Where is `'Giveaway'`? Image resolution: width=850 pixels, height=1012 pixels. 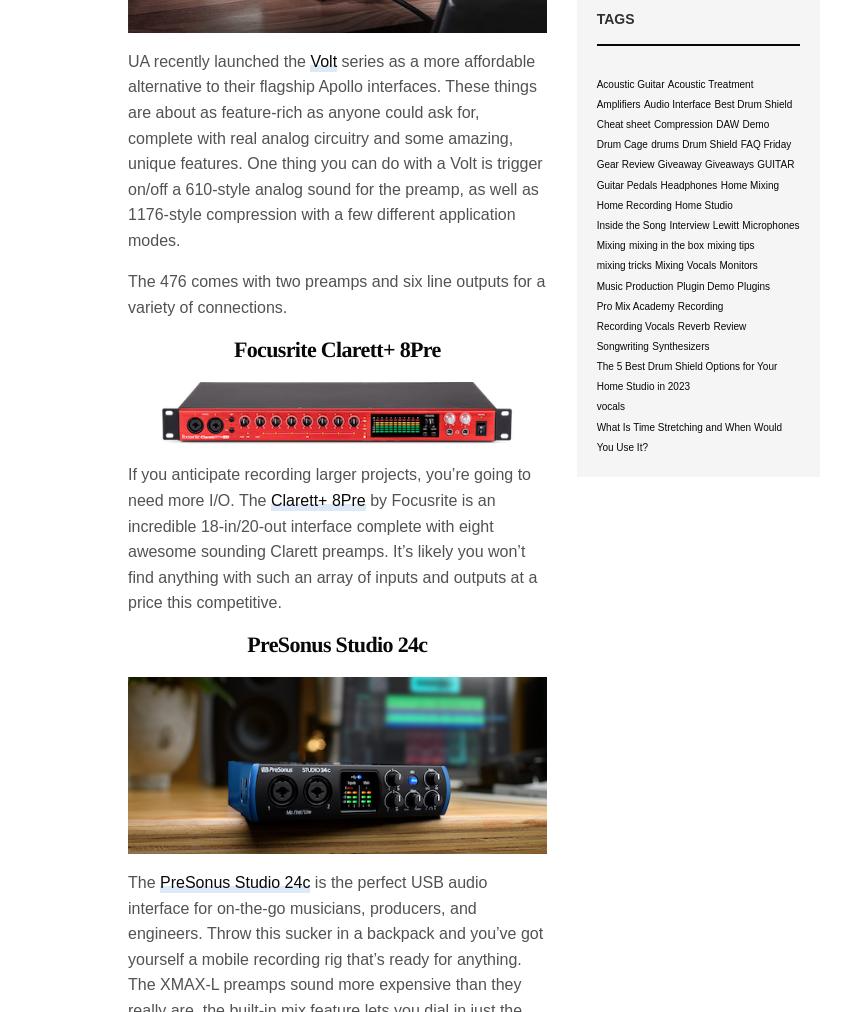 'Giveaway' is located at coordinates (678, 164).